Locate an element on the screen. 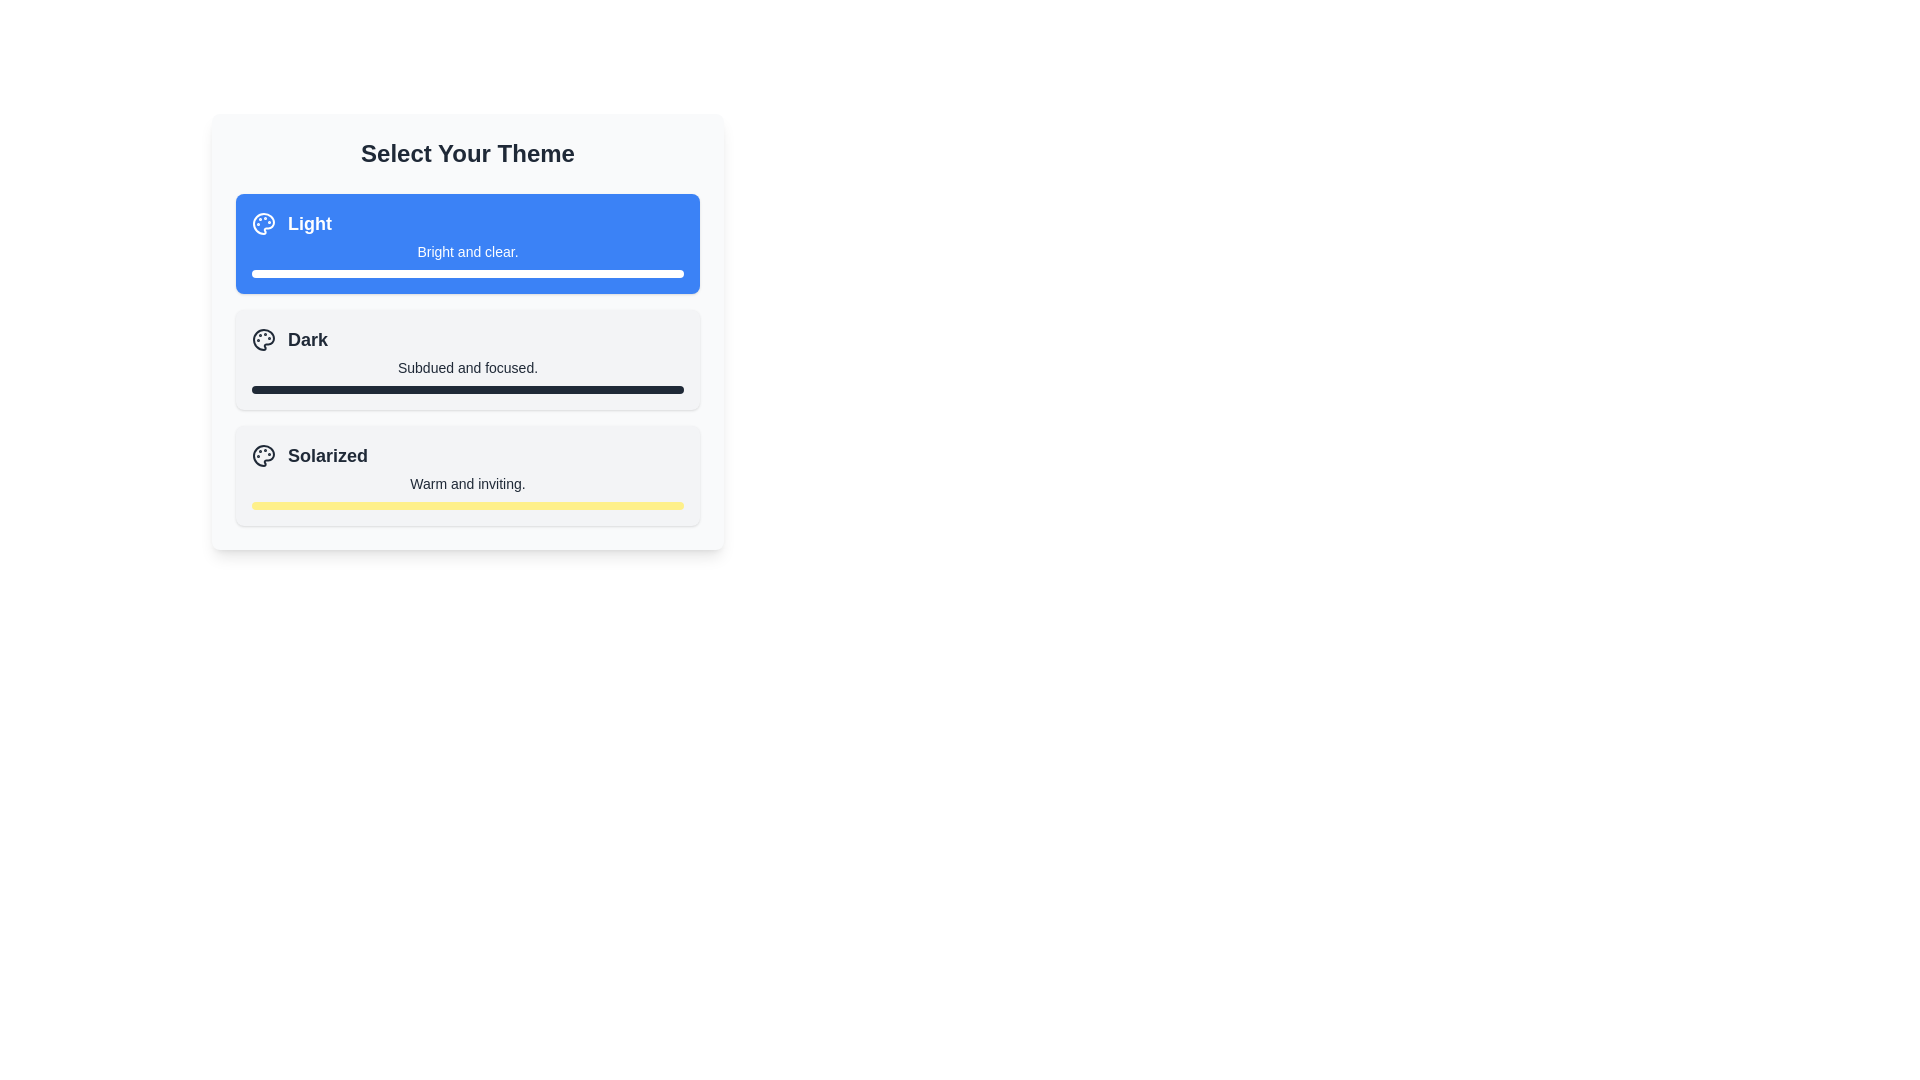 This screenshot has height=1080, width=1920. the 'Dark' button with a palette icon is located at coordinates (466, 358).